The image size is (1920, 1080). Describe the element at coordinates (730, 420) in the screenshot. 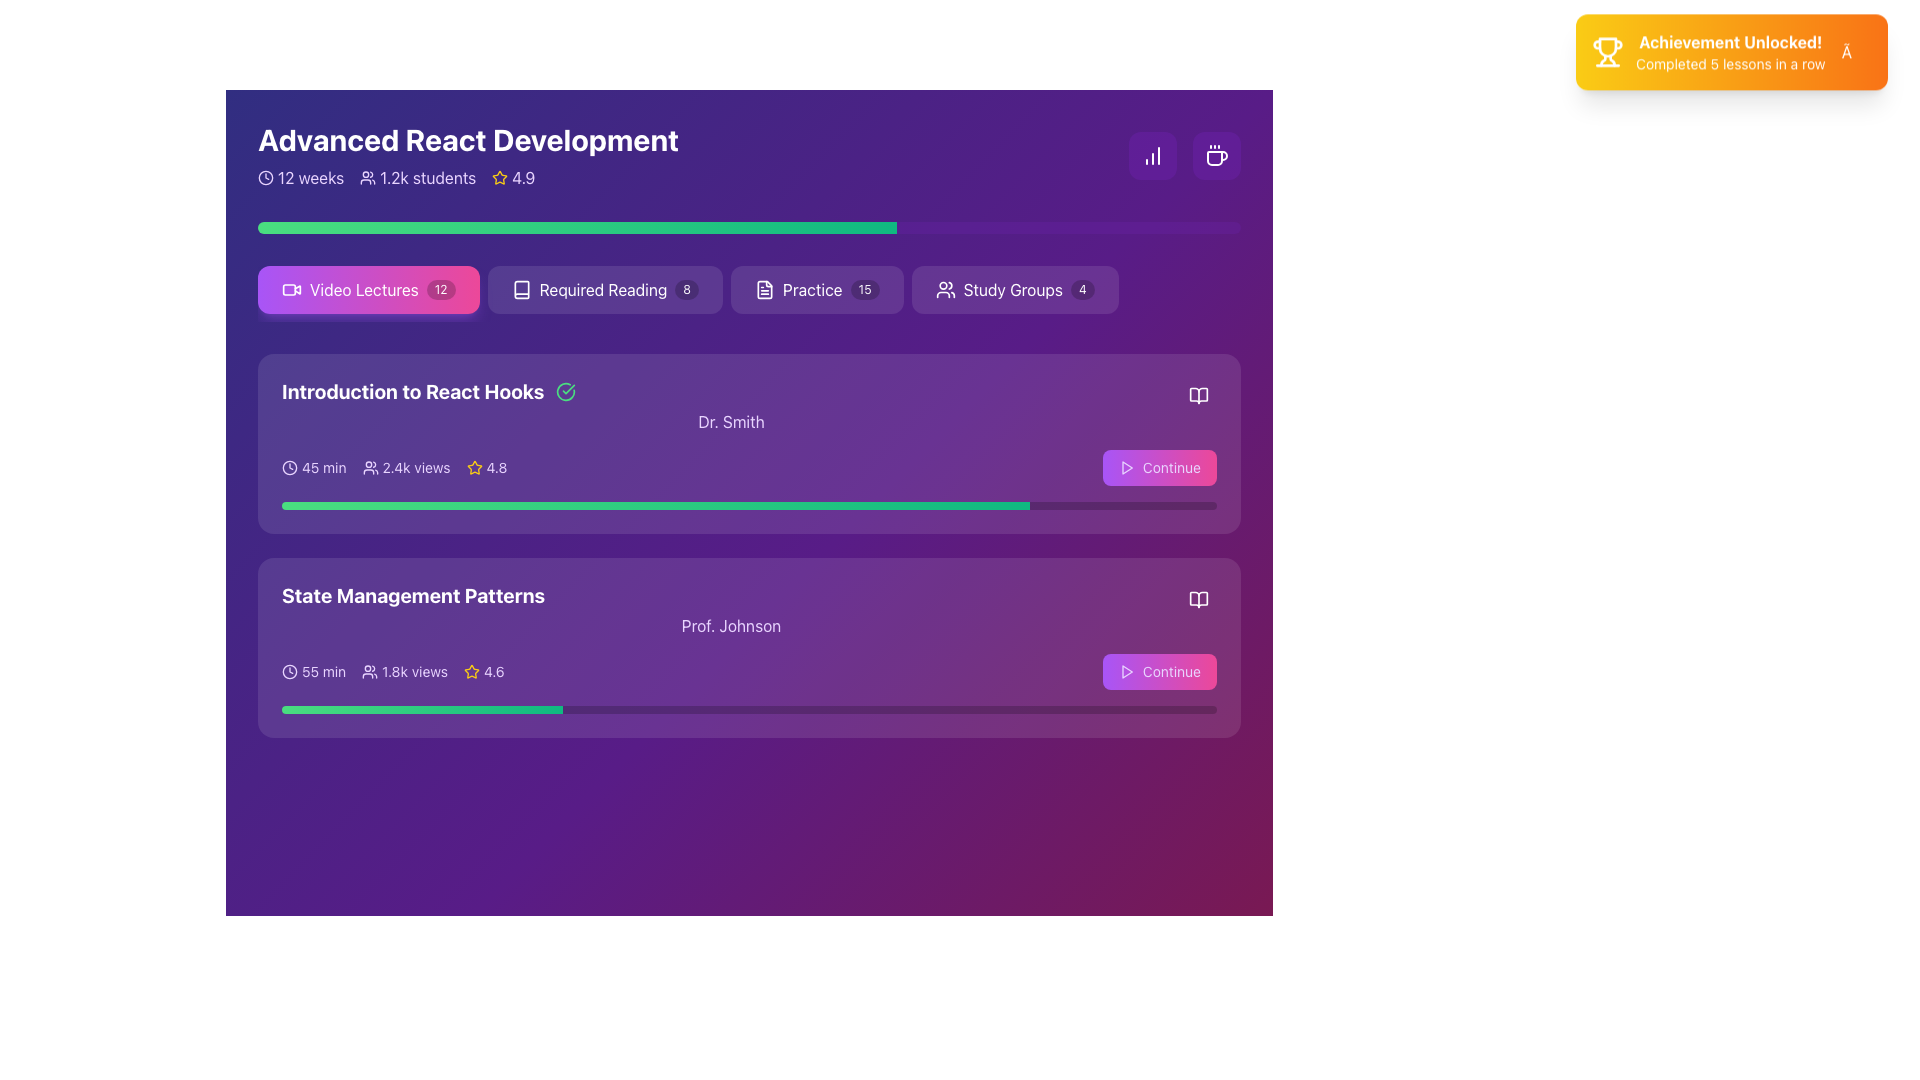

I see `displayed text of the Text label that provides author or presenter information, located immediately below the title 'Introduction to React Hooks' and aligned to the right` at that location.